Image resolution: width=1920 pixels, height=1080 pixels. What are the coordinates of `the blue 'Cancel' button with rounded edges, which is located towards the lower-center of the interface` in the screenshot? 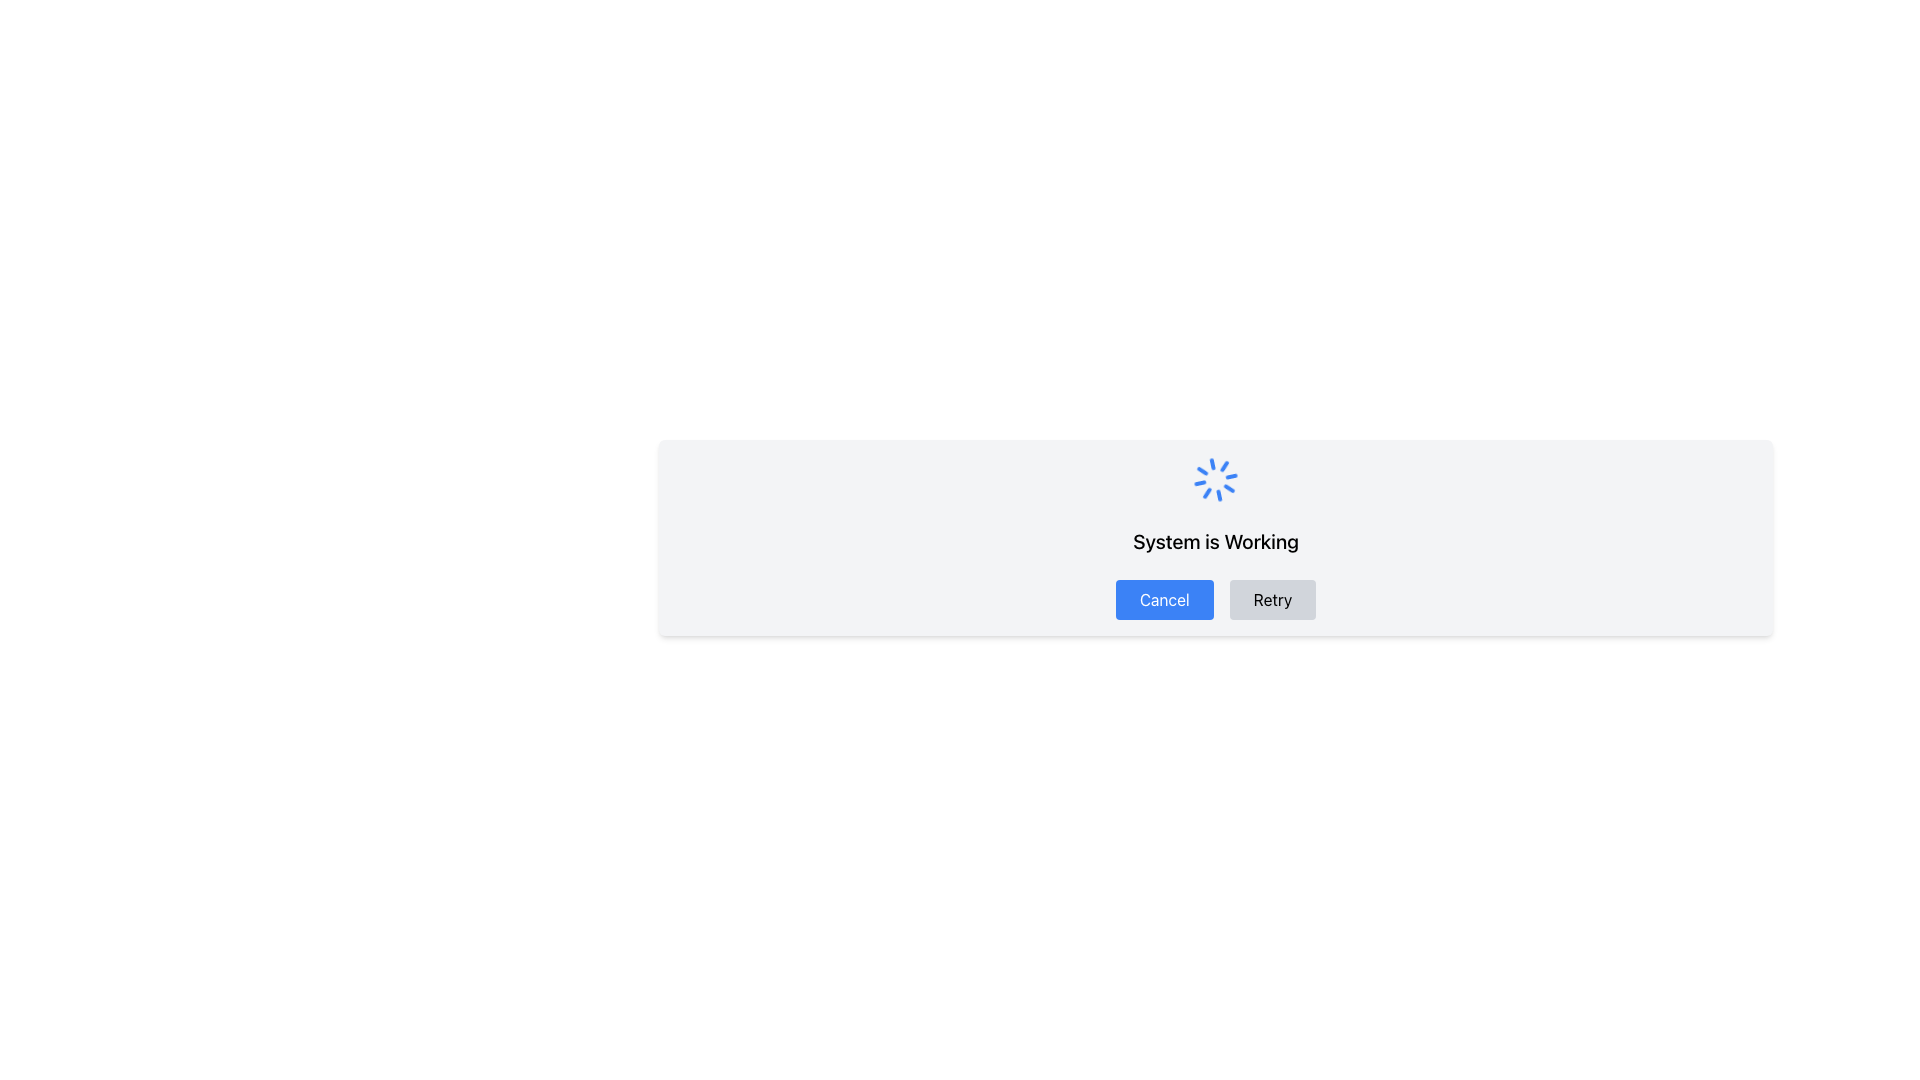 It's located at (1164, 599).